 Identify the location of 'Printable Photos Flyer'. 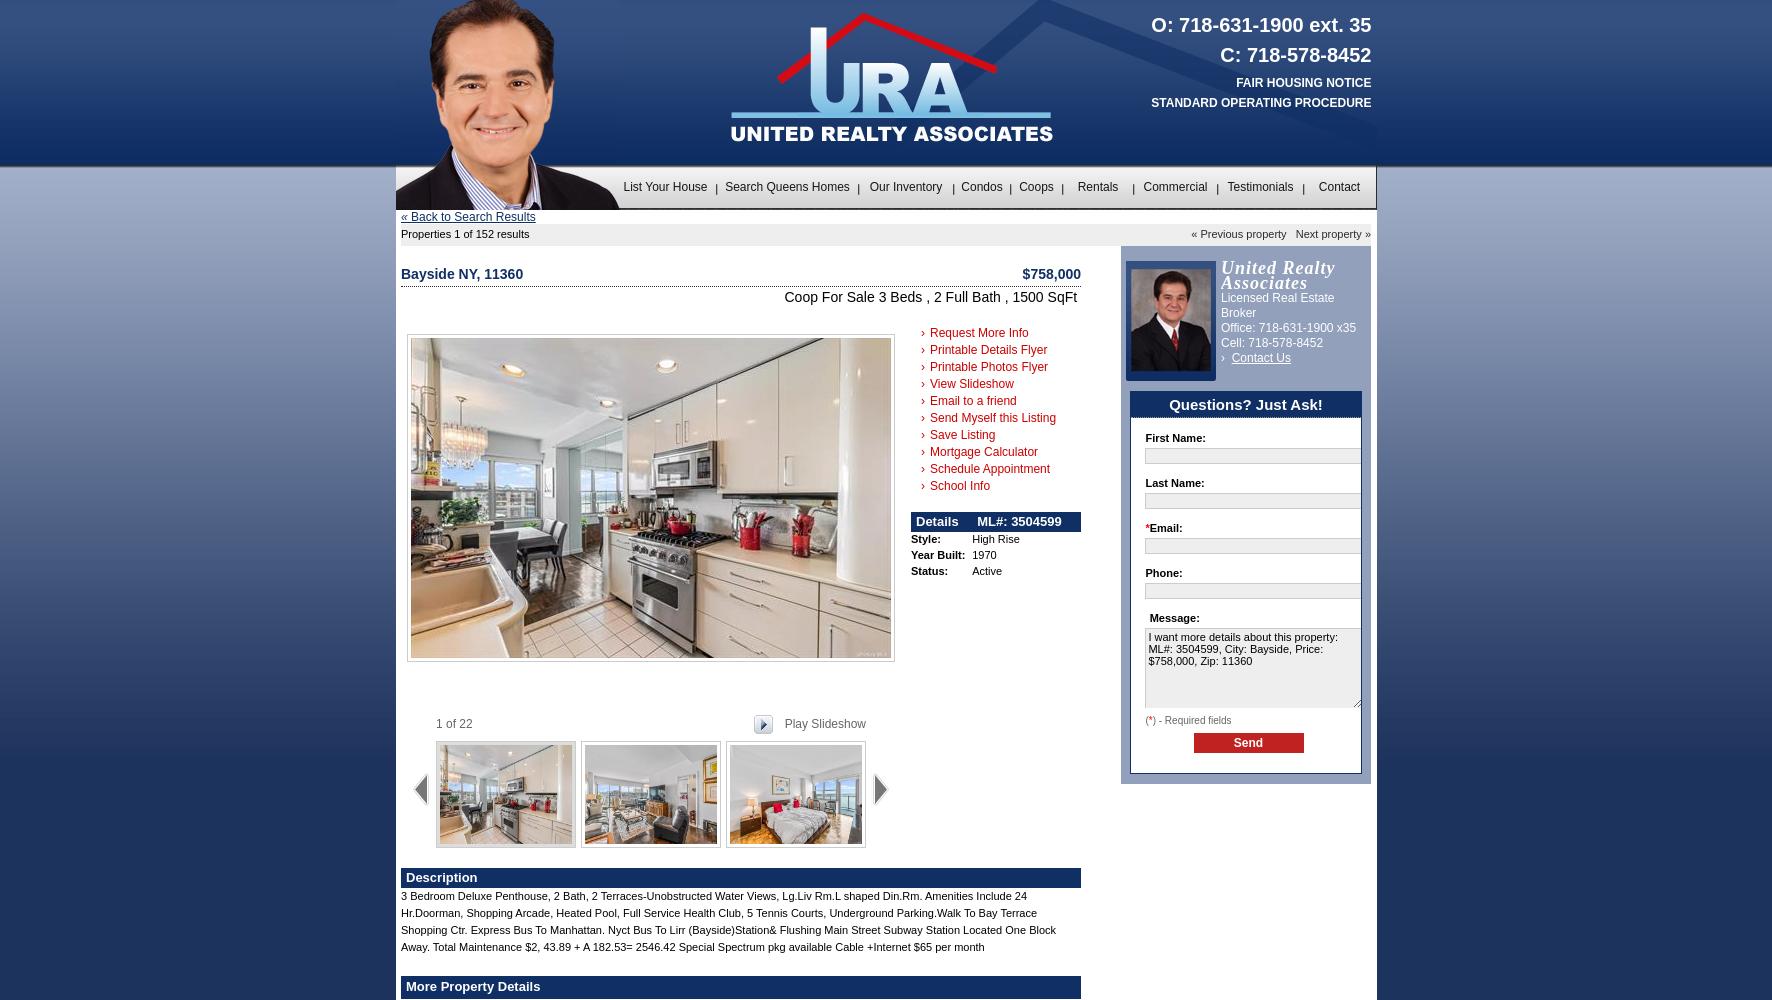
(986, 366).